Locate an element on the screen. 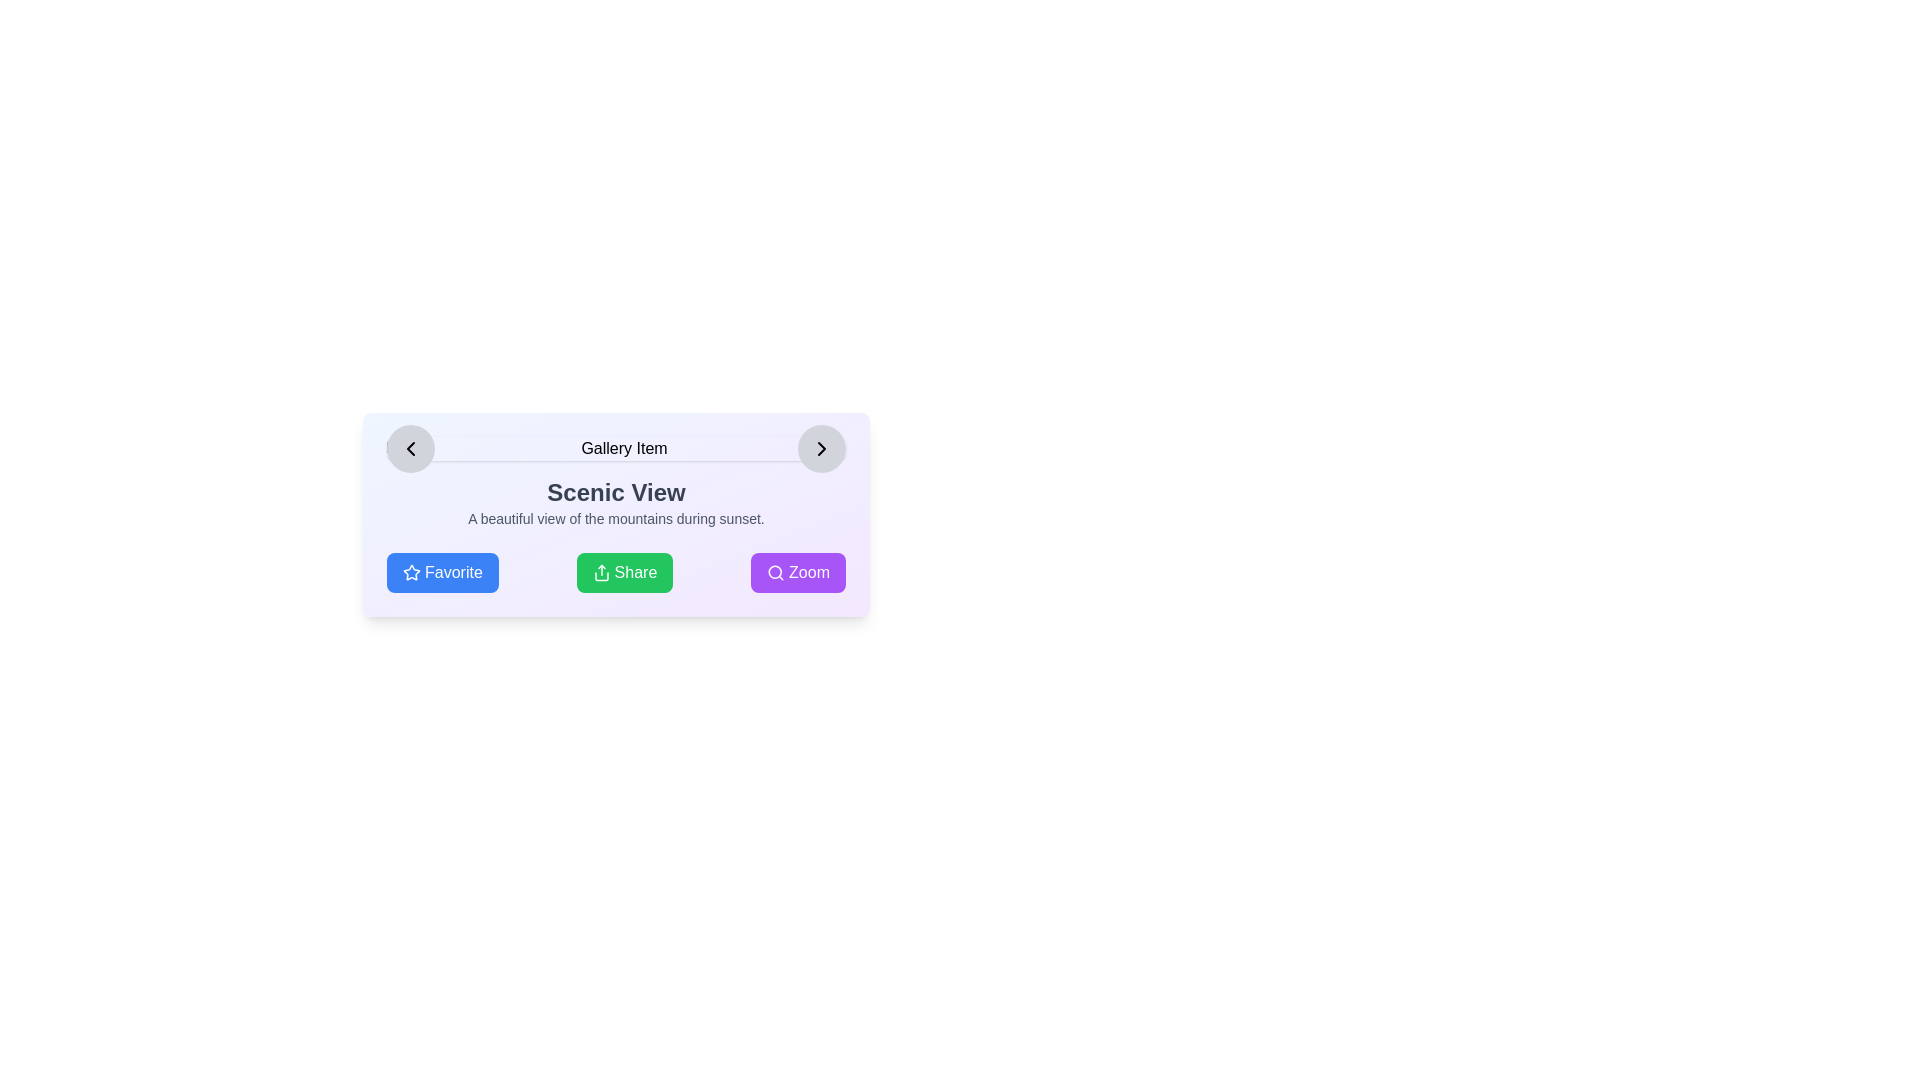 The height and width of the screenshot is (1080, 1920). the green 'Share' button, which is the second button from the left, to change its color is located at coordinates (615, 573).